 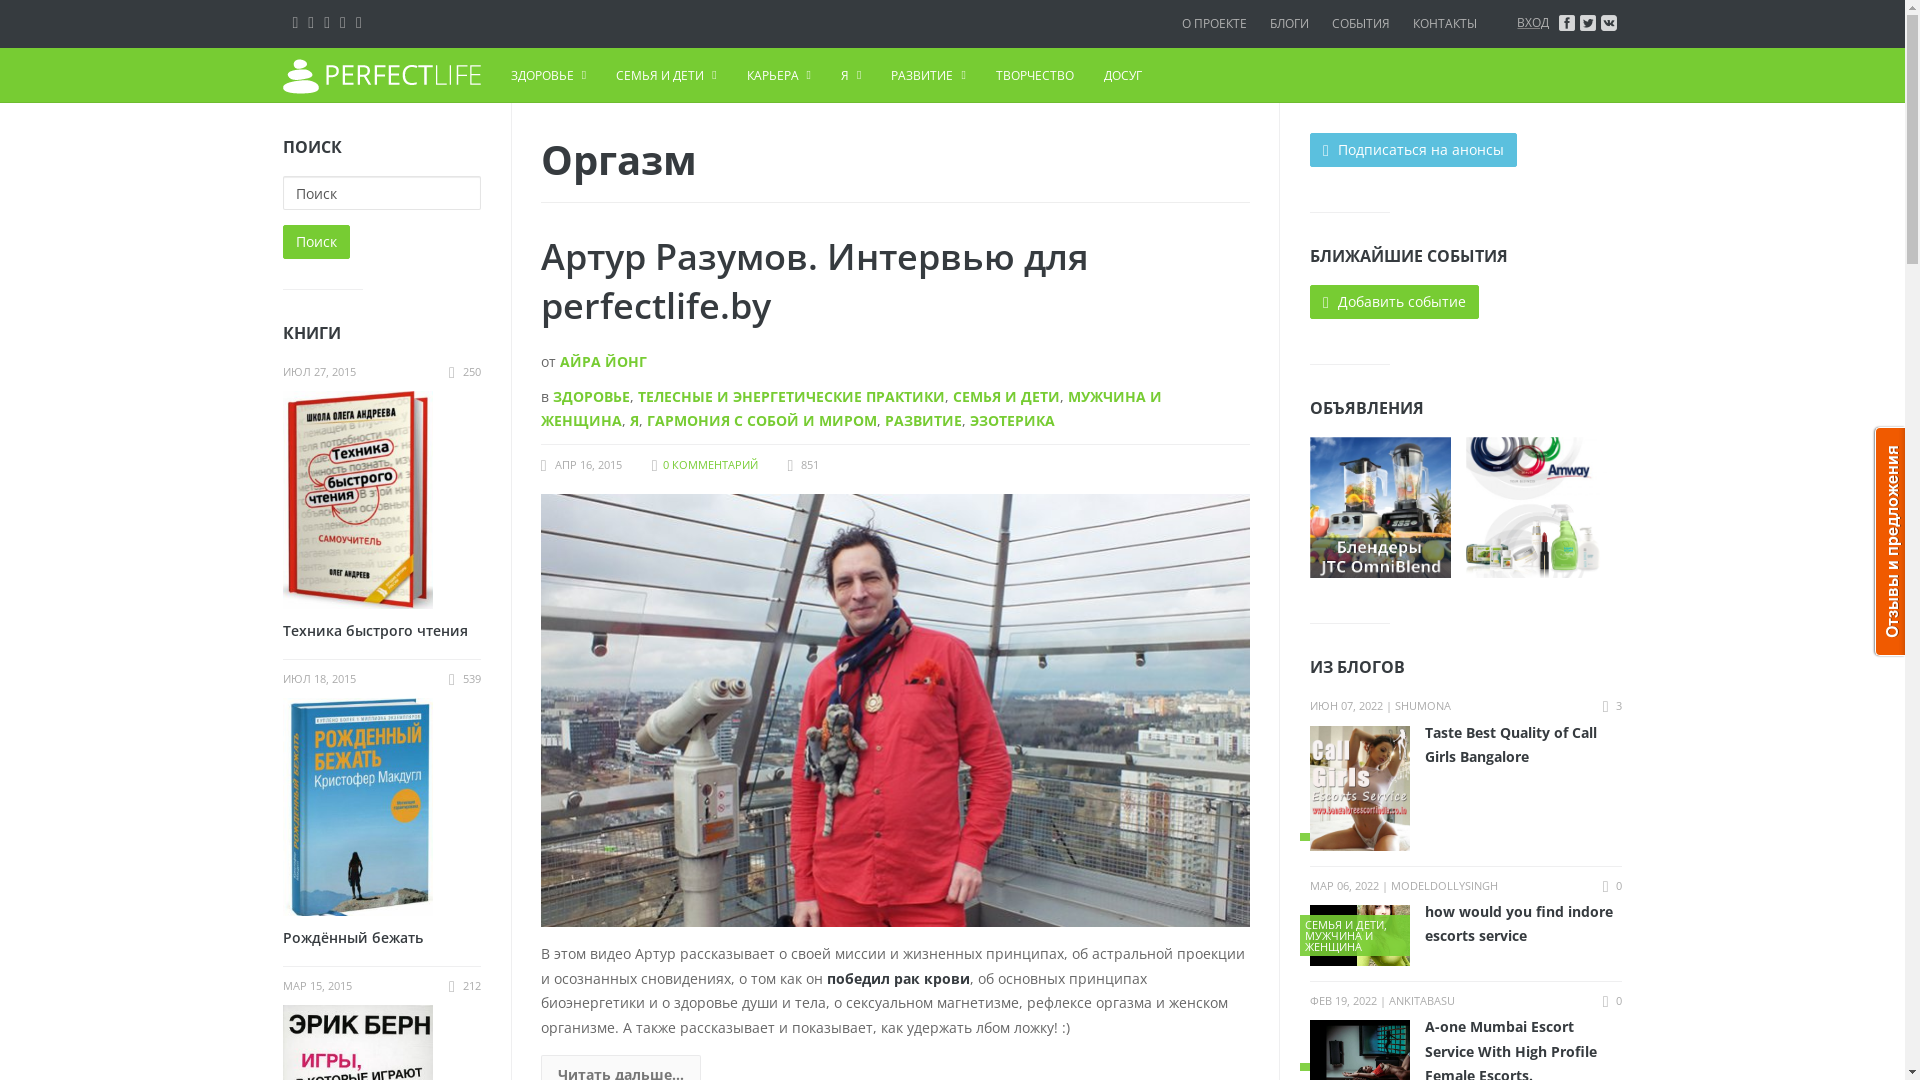 I want to click on 'Google+', so click(x=342, y=21).